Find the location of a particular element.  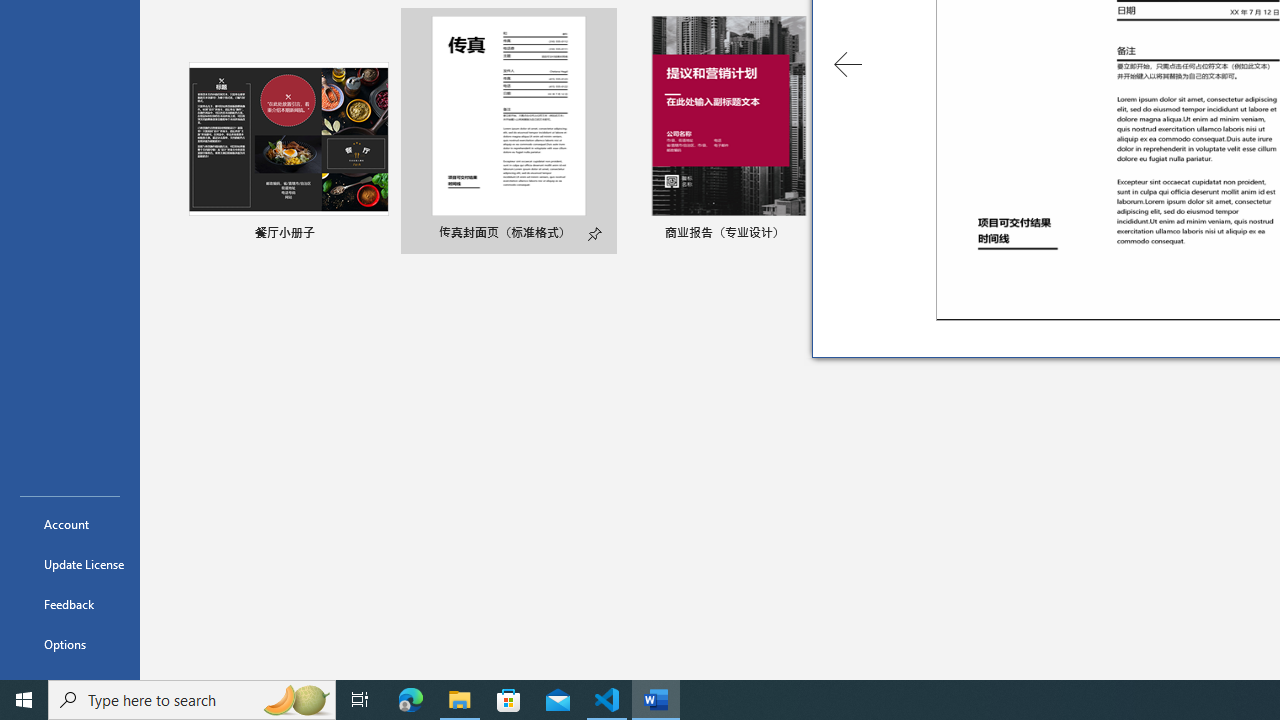

'Microsoft Edge' is located at coordinates (410, 698).